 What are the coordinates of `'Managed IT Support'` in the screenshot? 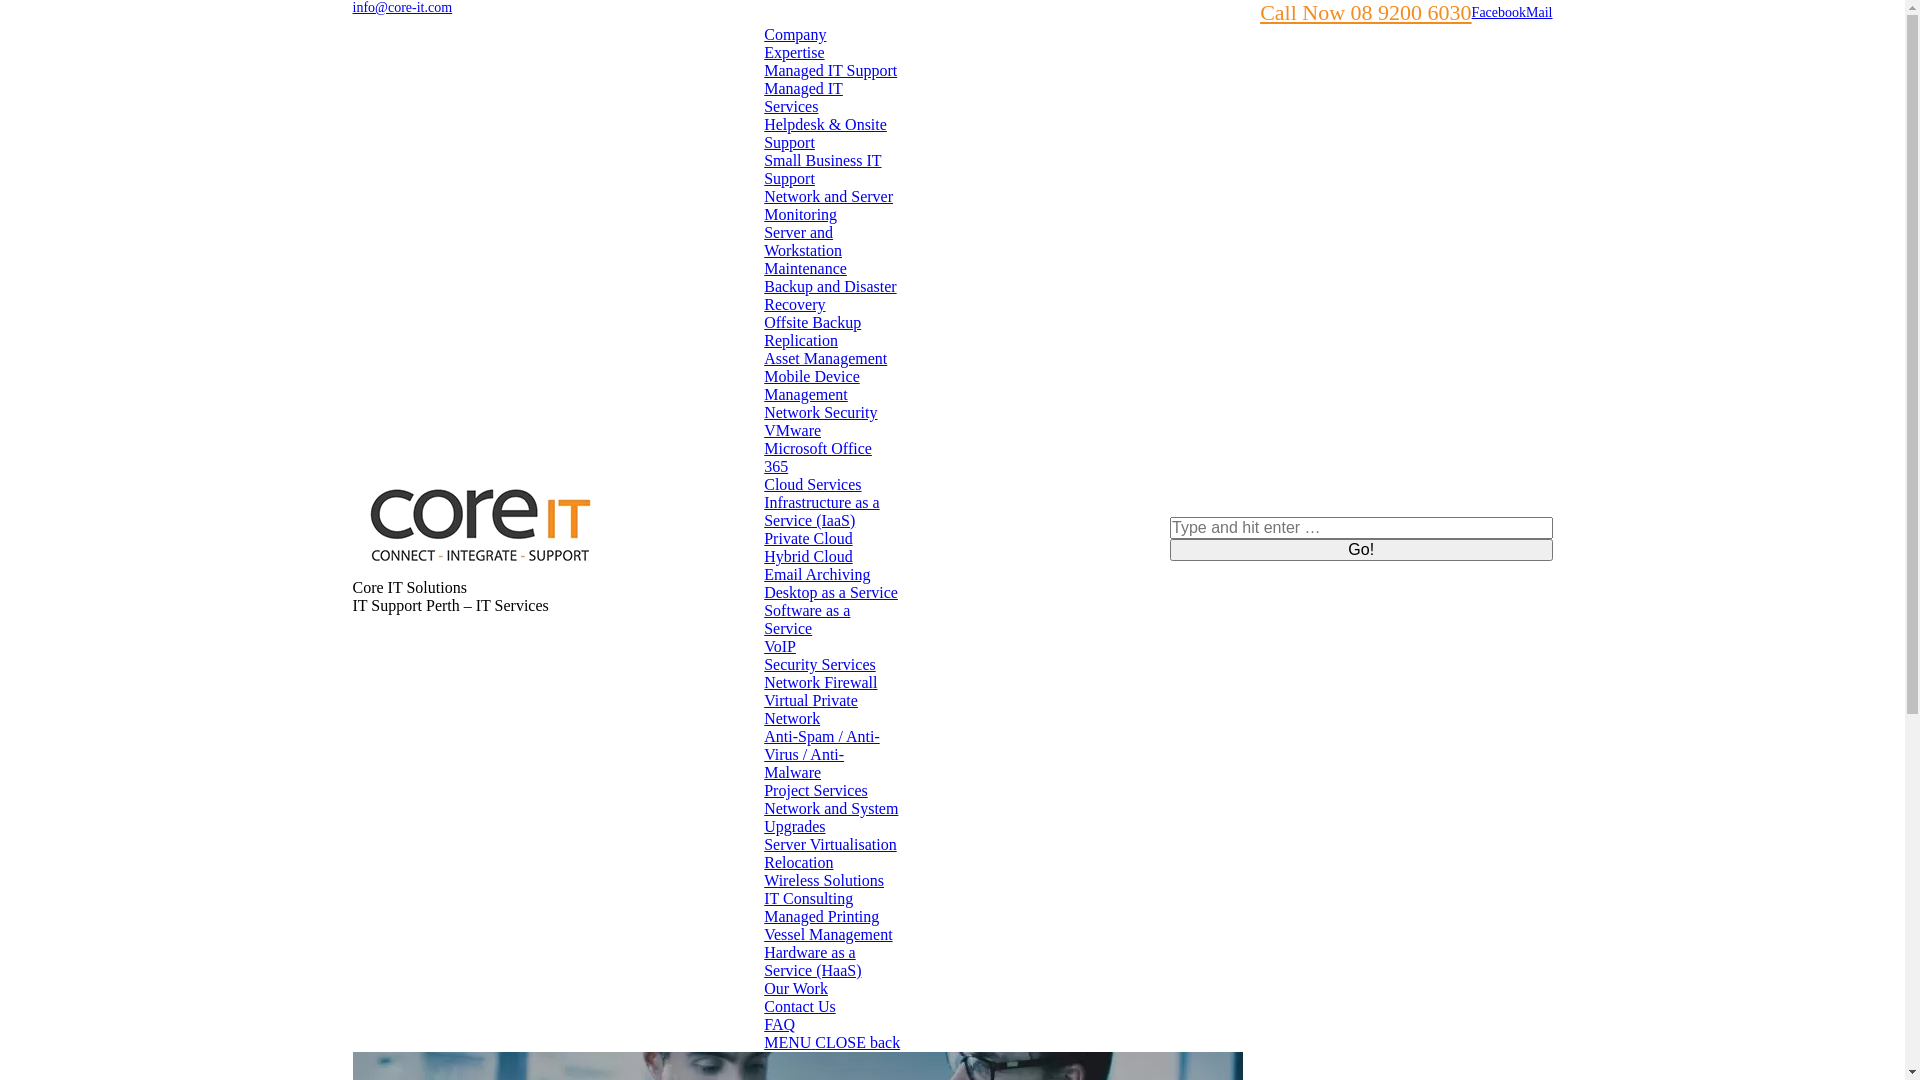 It's located at (830, 69).